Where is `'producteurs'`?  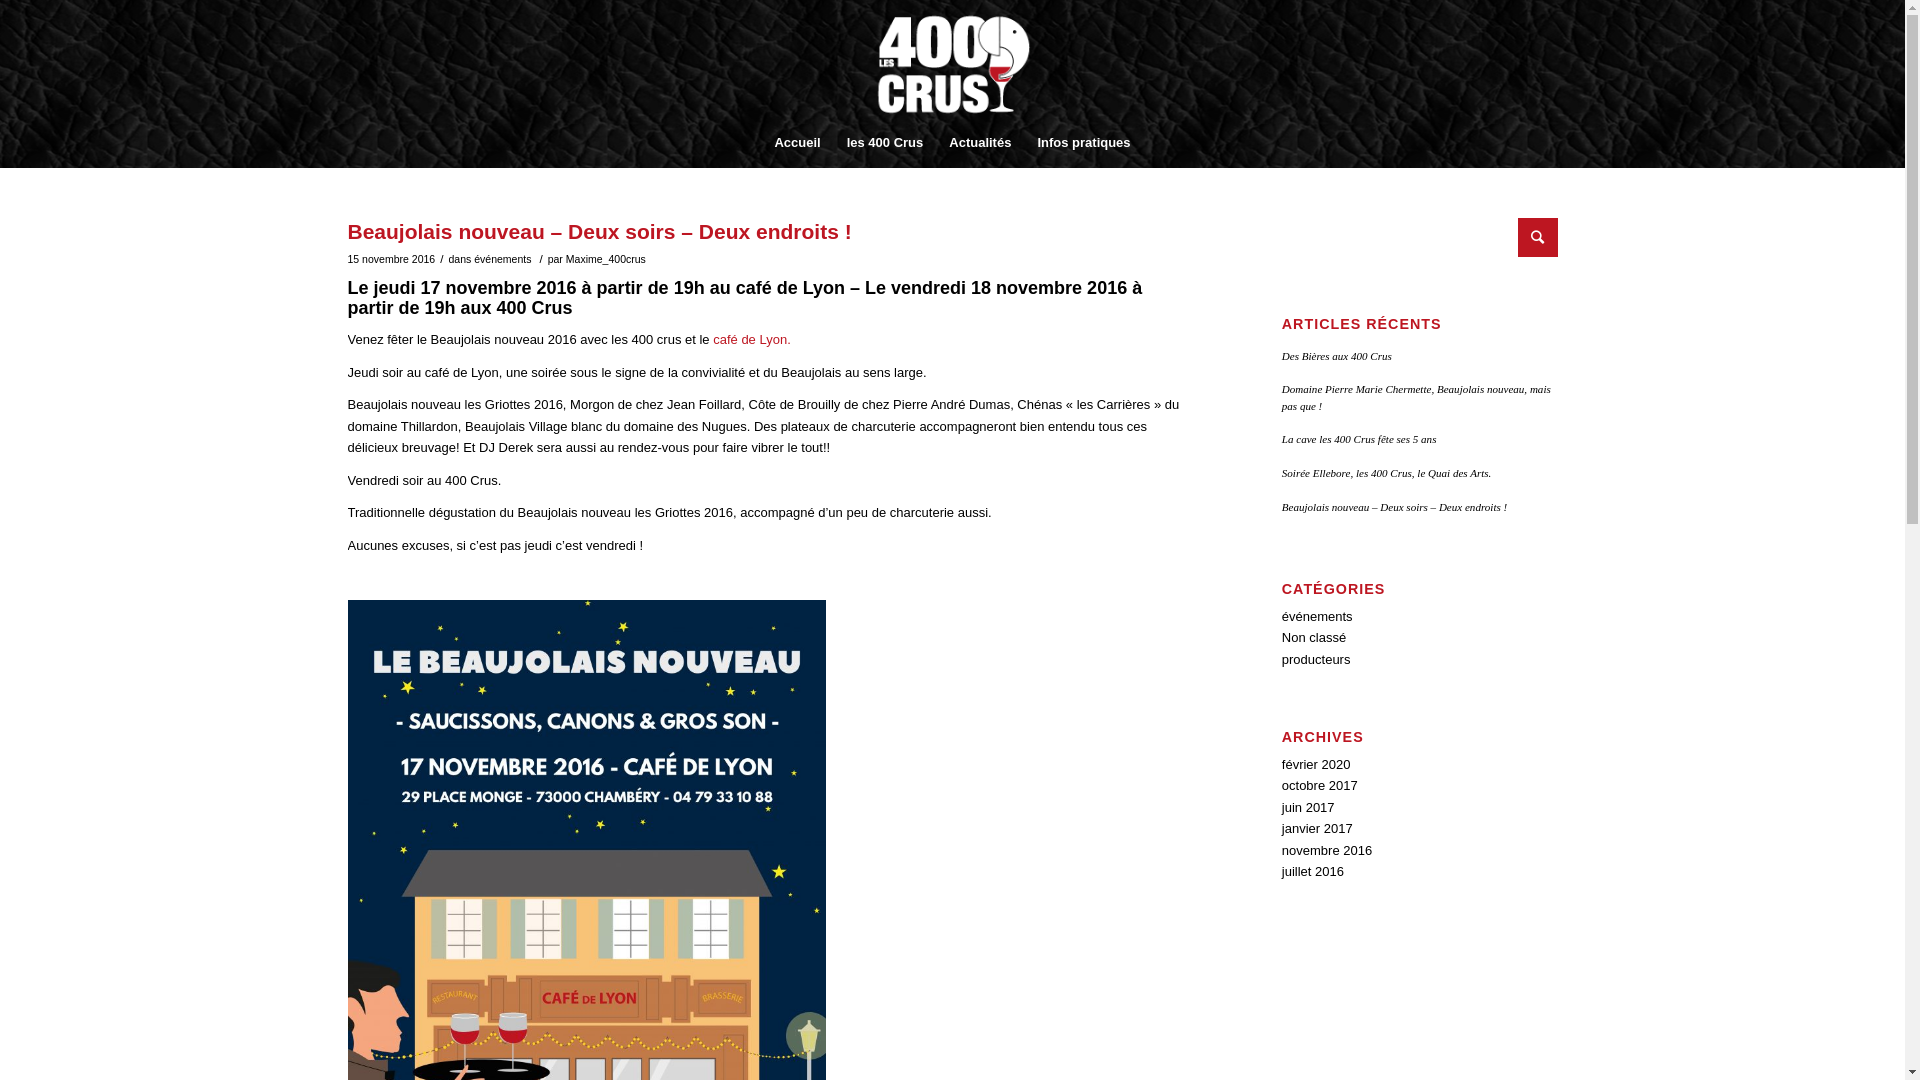
'producteurs' is located at coordinates (1316, 659).